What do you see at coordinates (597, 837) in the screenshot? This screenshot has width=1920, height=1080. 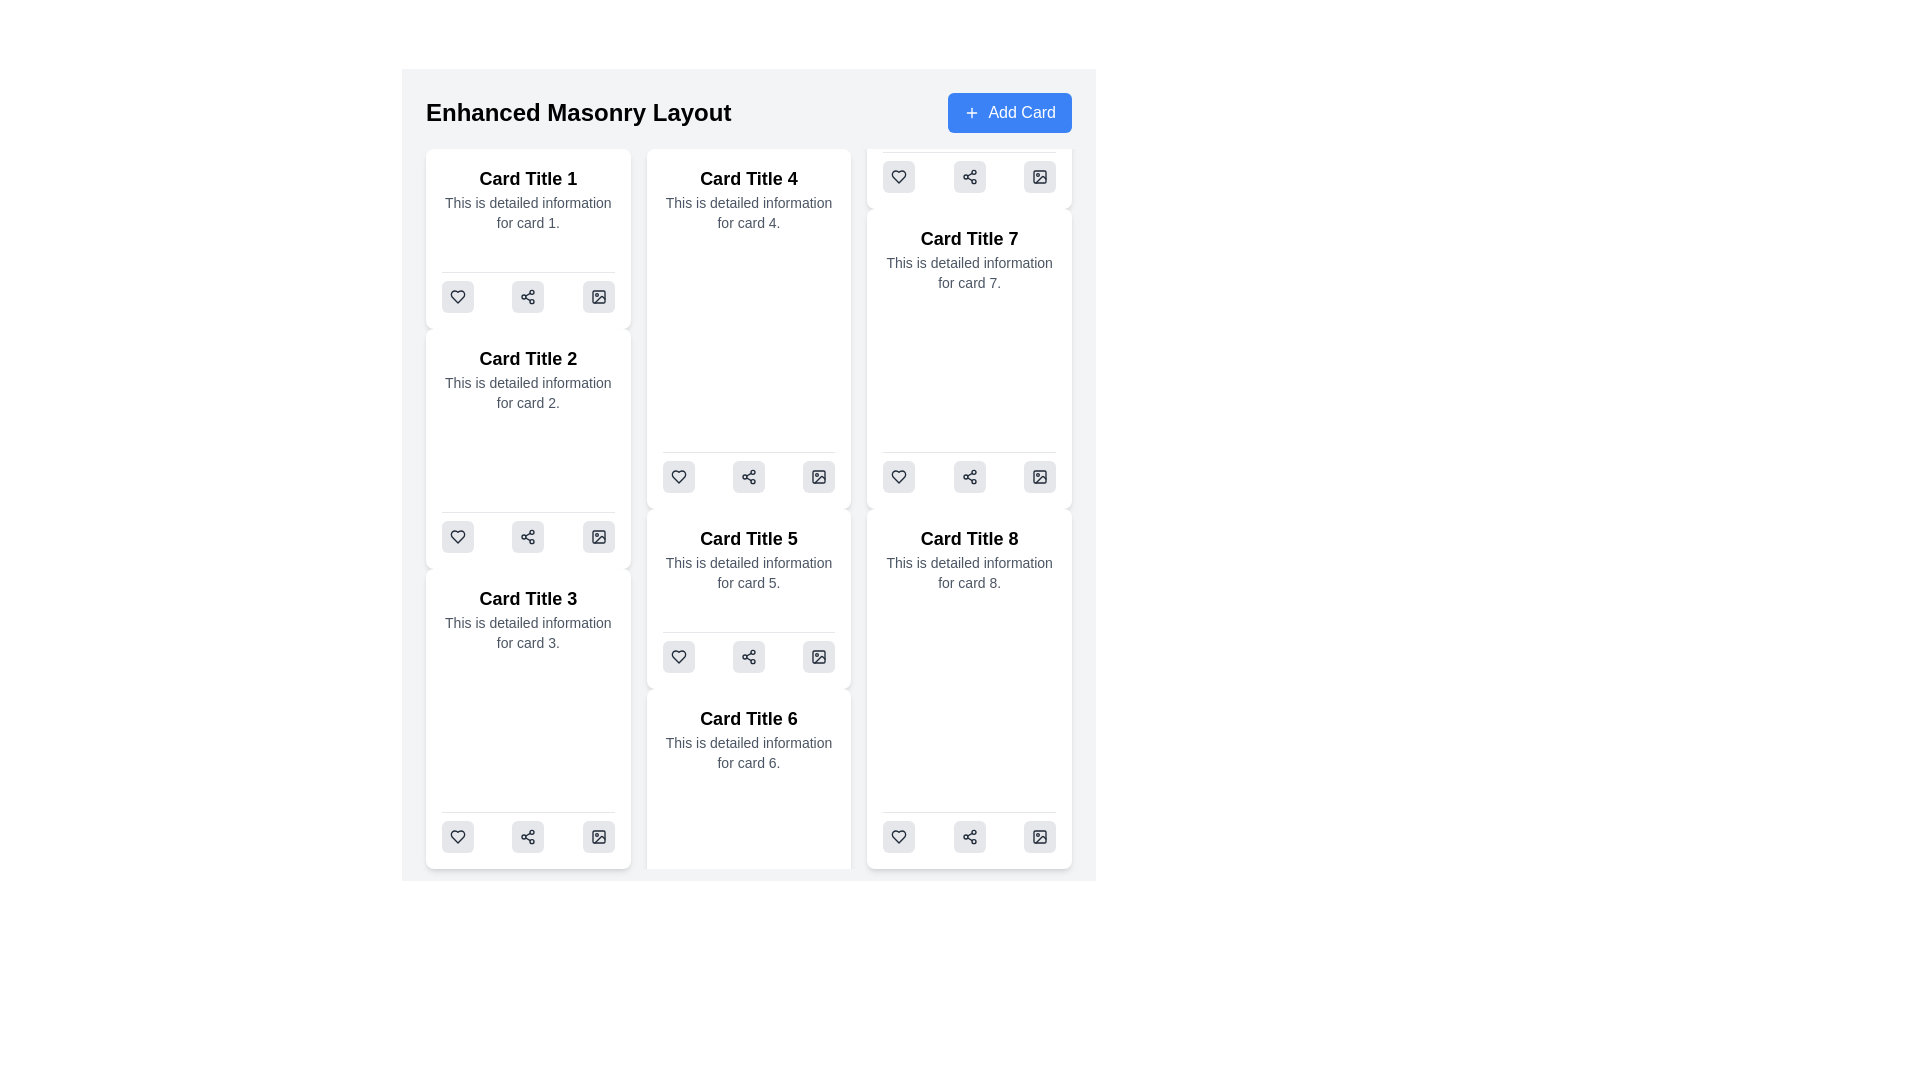 I see `the SVG-based icon located at the bottom-right corner of the card labeled 'Card Title 3'` at bounding box center [597, 837].